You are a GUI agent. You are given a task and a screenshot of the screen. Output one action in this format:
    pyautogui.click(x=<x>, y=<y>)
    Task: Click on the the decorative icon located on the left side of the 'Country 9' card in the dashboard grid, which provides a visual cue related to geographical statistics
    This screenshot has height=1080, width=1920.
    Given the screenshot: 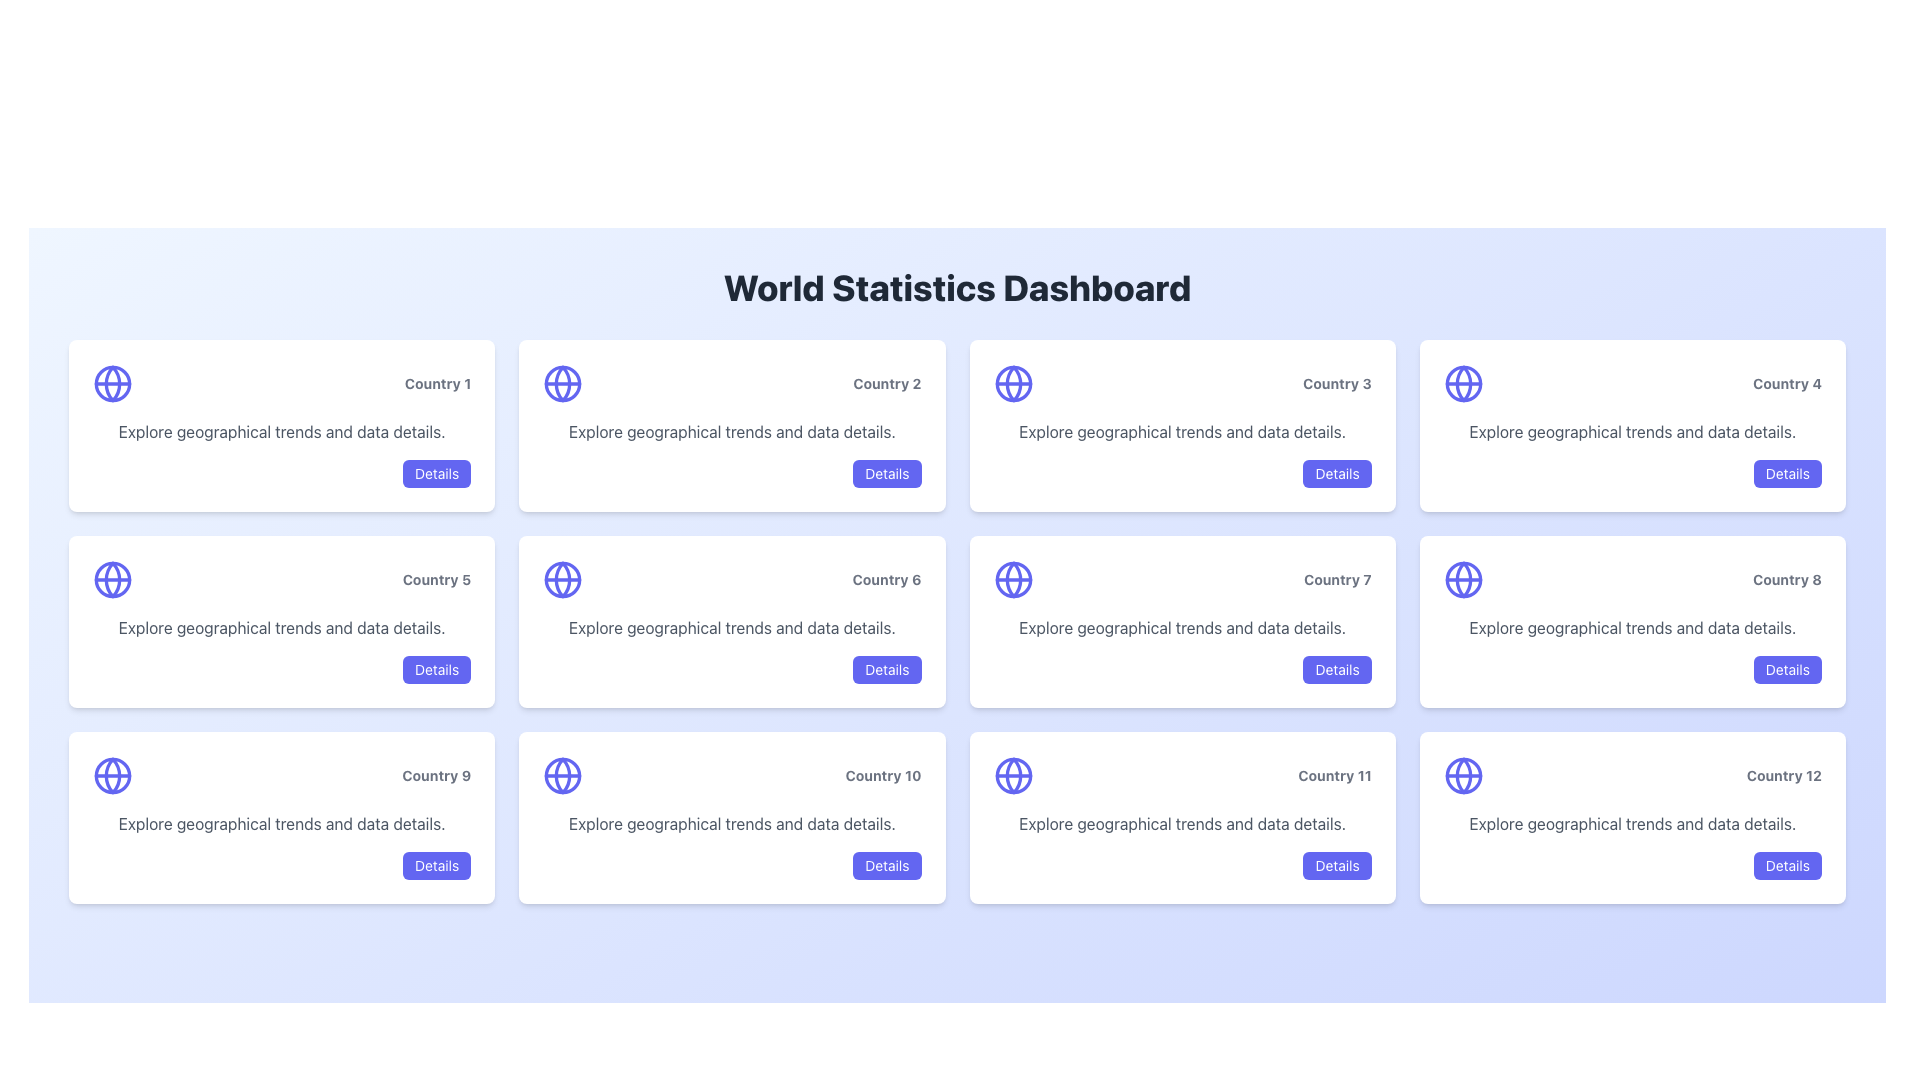 What is the action you would take?
    pyautogui.click(x=112, y=774)
    